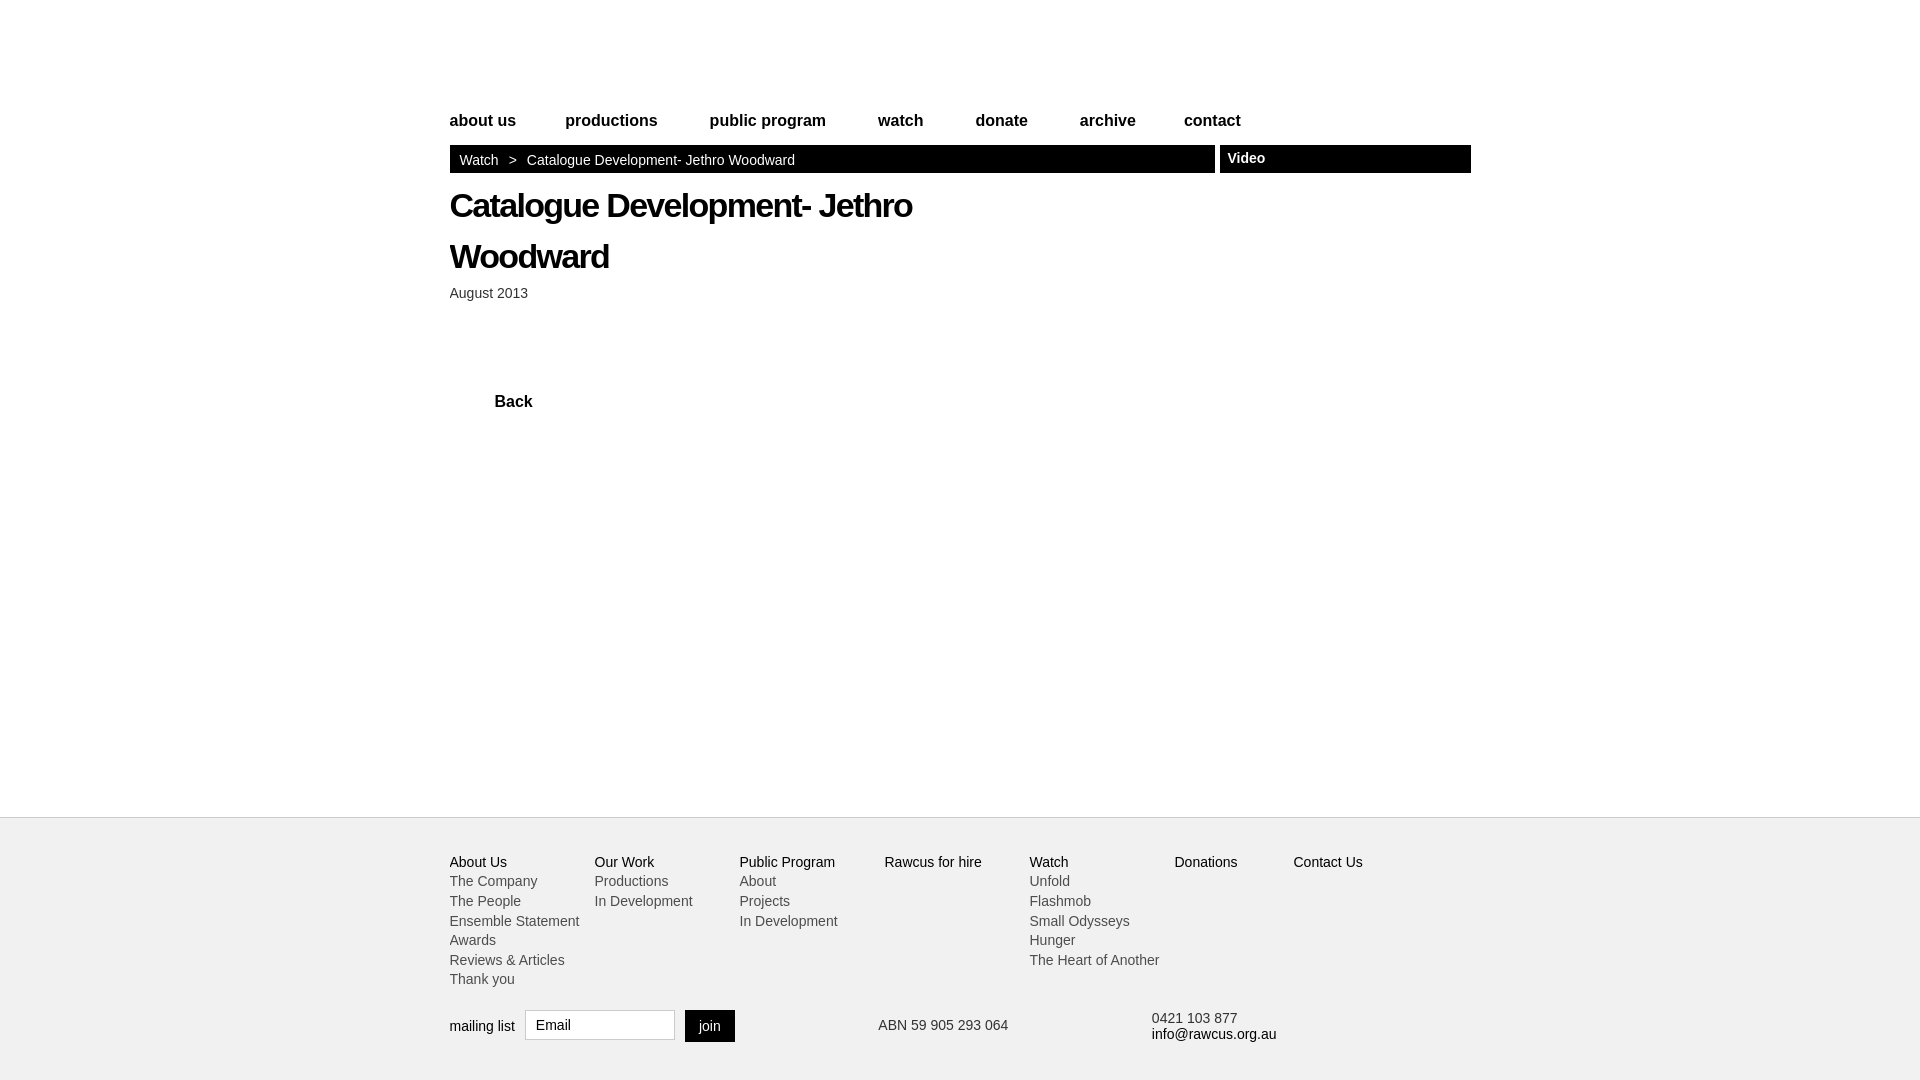 The height and width of the screenshot is (1080, 1920). I want to click on 'Projects', so click(738, 901).